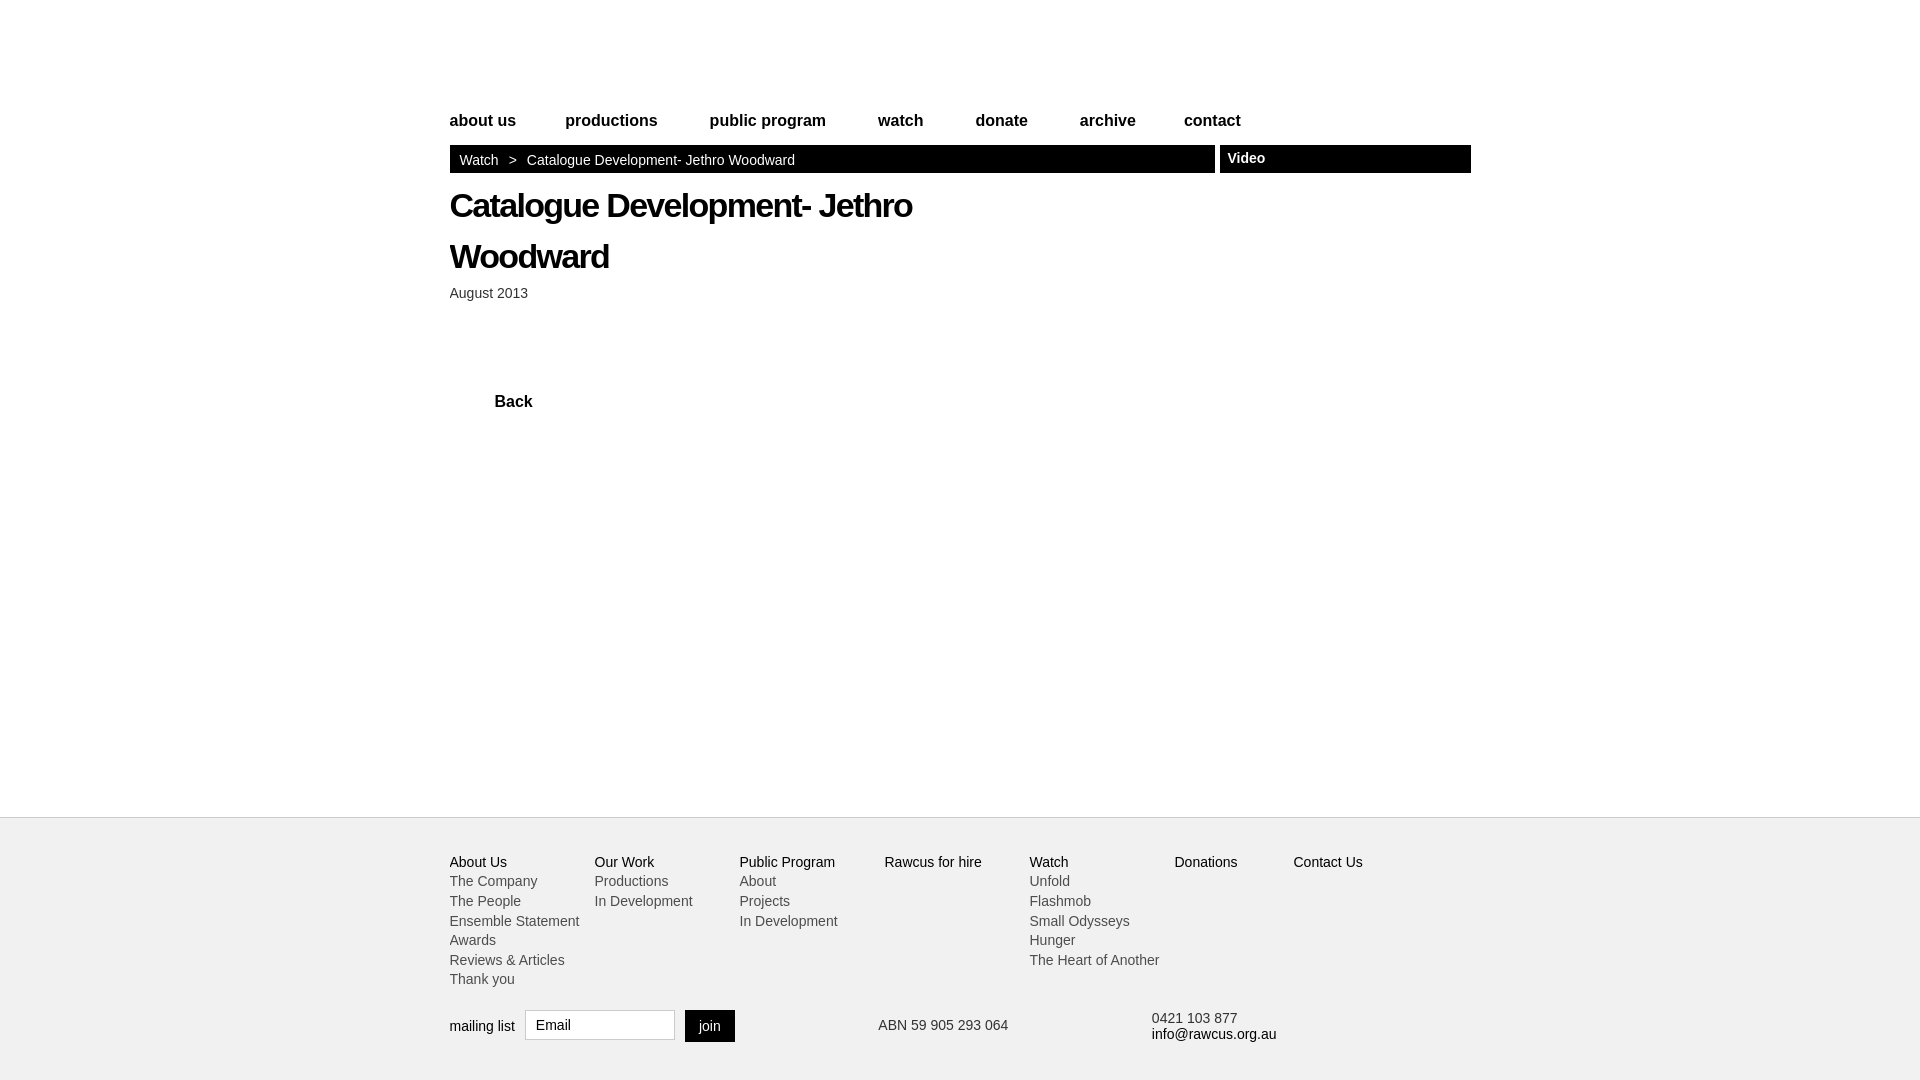 The height and width of the screenshot is (1080, 1920). I want to click on 'Projects', so click(738, 901).